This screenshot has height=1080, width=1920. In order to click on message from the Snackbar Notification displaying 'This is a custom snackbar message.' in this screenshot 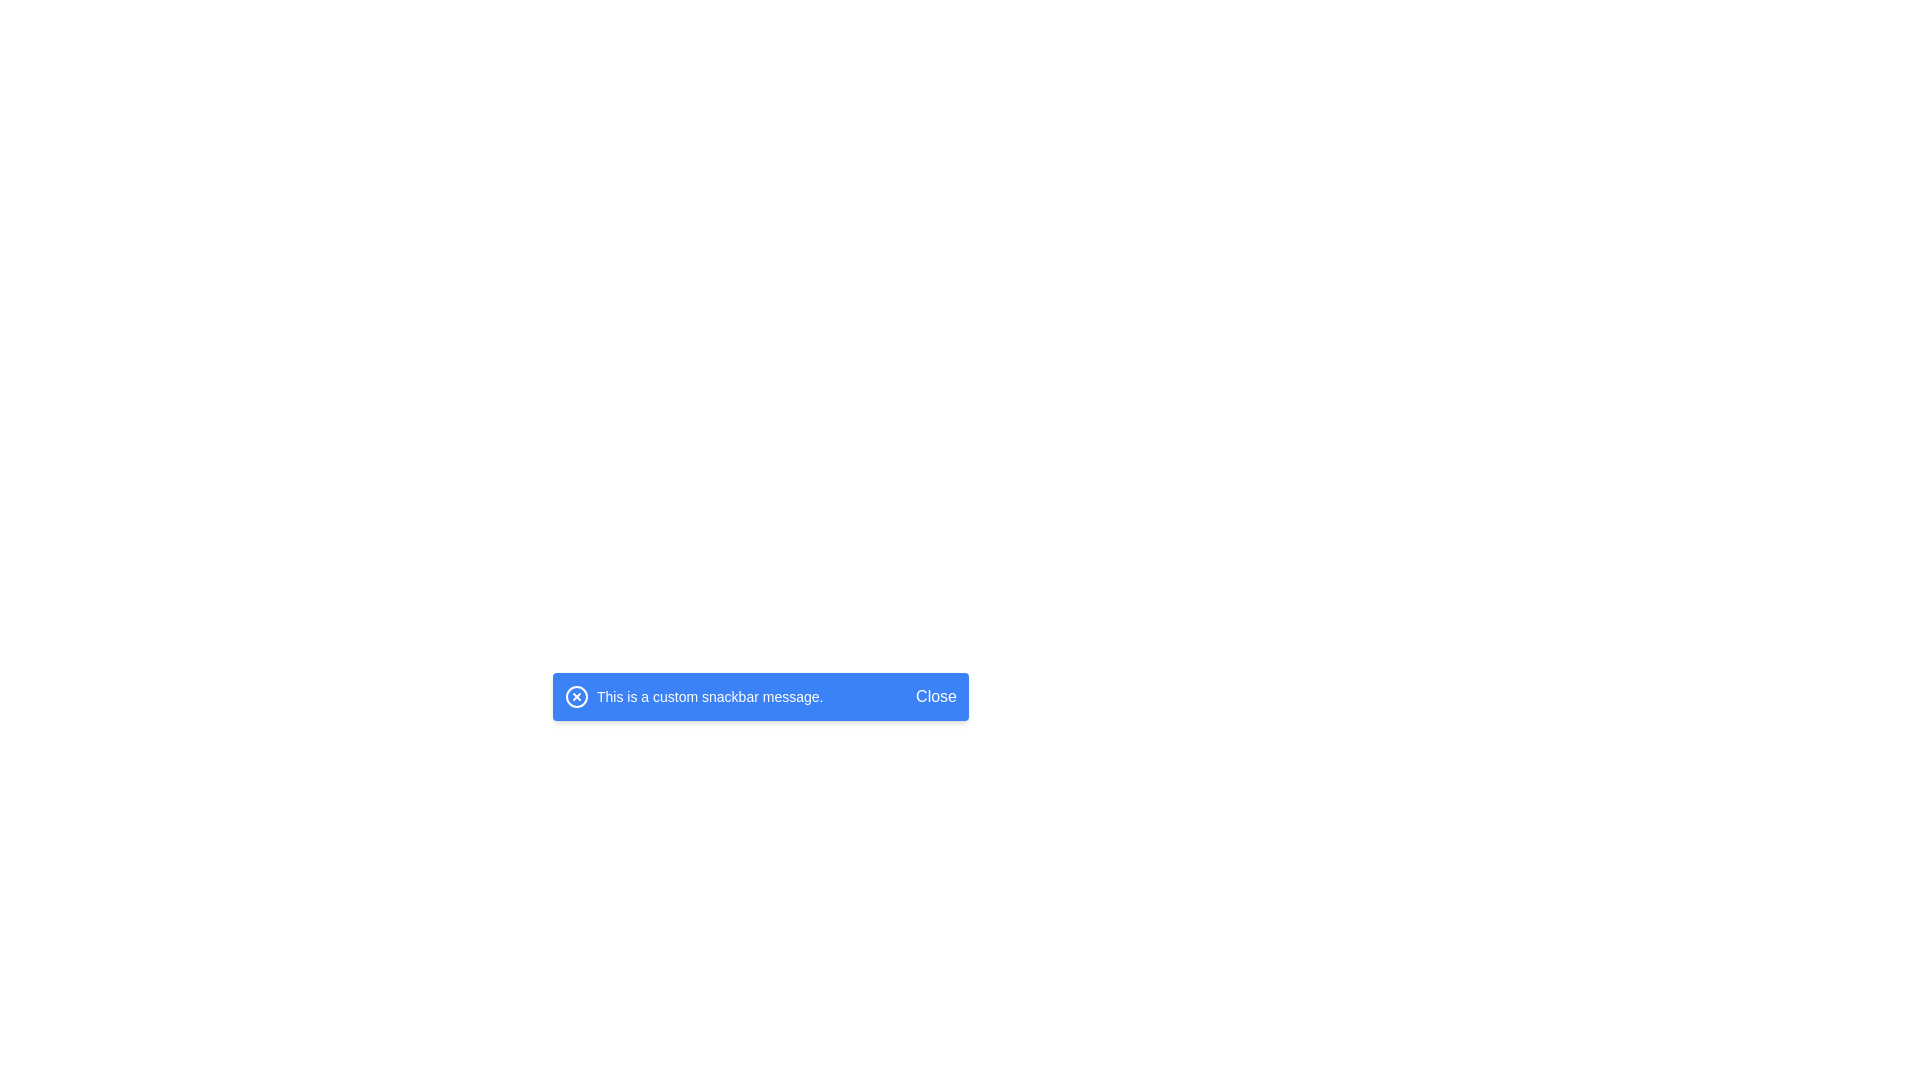, I will do `click(760, 696)`.